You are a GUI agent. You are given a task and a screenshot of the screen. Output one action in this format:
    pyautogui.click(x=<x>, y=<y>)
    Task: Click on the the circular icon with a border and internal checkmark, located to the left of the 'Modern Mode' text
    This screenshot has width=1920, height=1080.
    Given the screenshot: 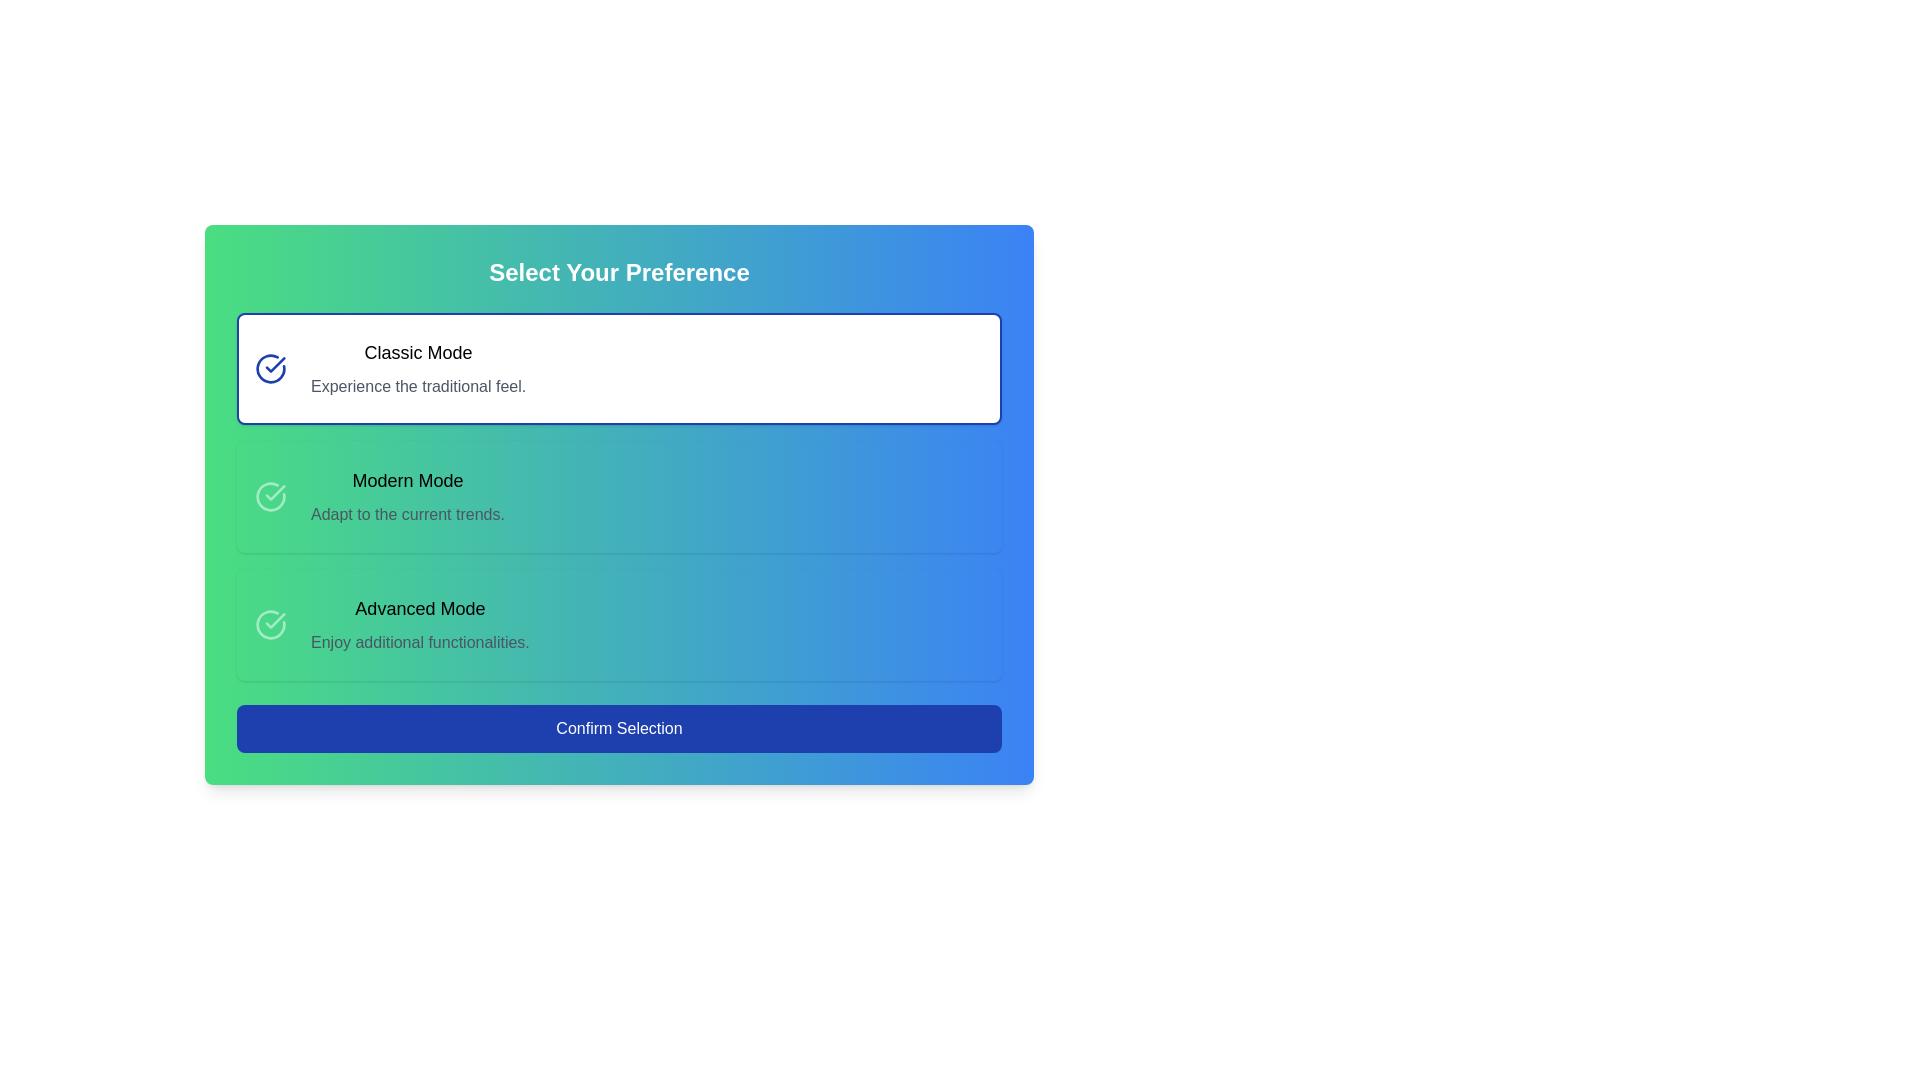 What is the action you would take?
    pyautogui.click(x=269, y=496)
    